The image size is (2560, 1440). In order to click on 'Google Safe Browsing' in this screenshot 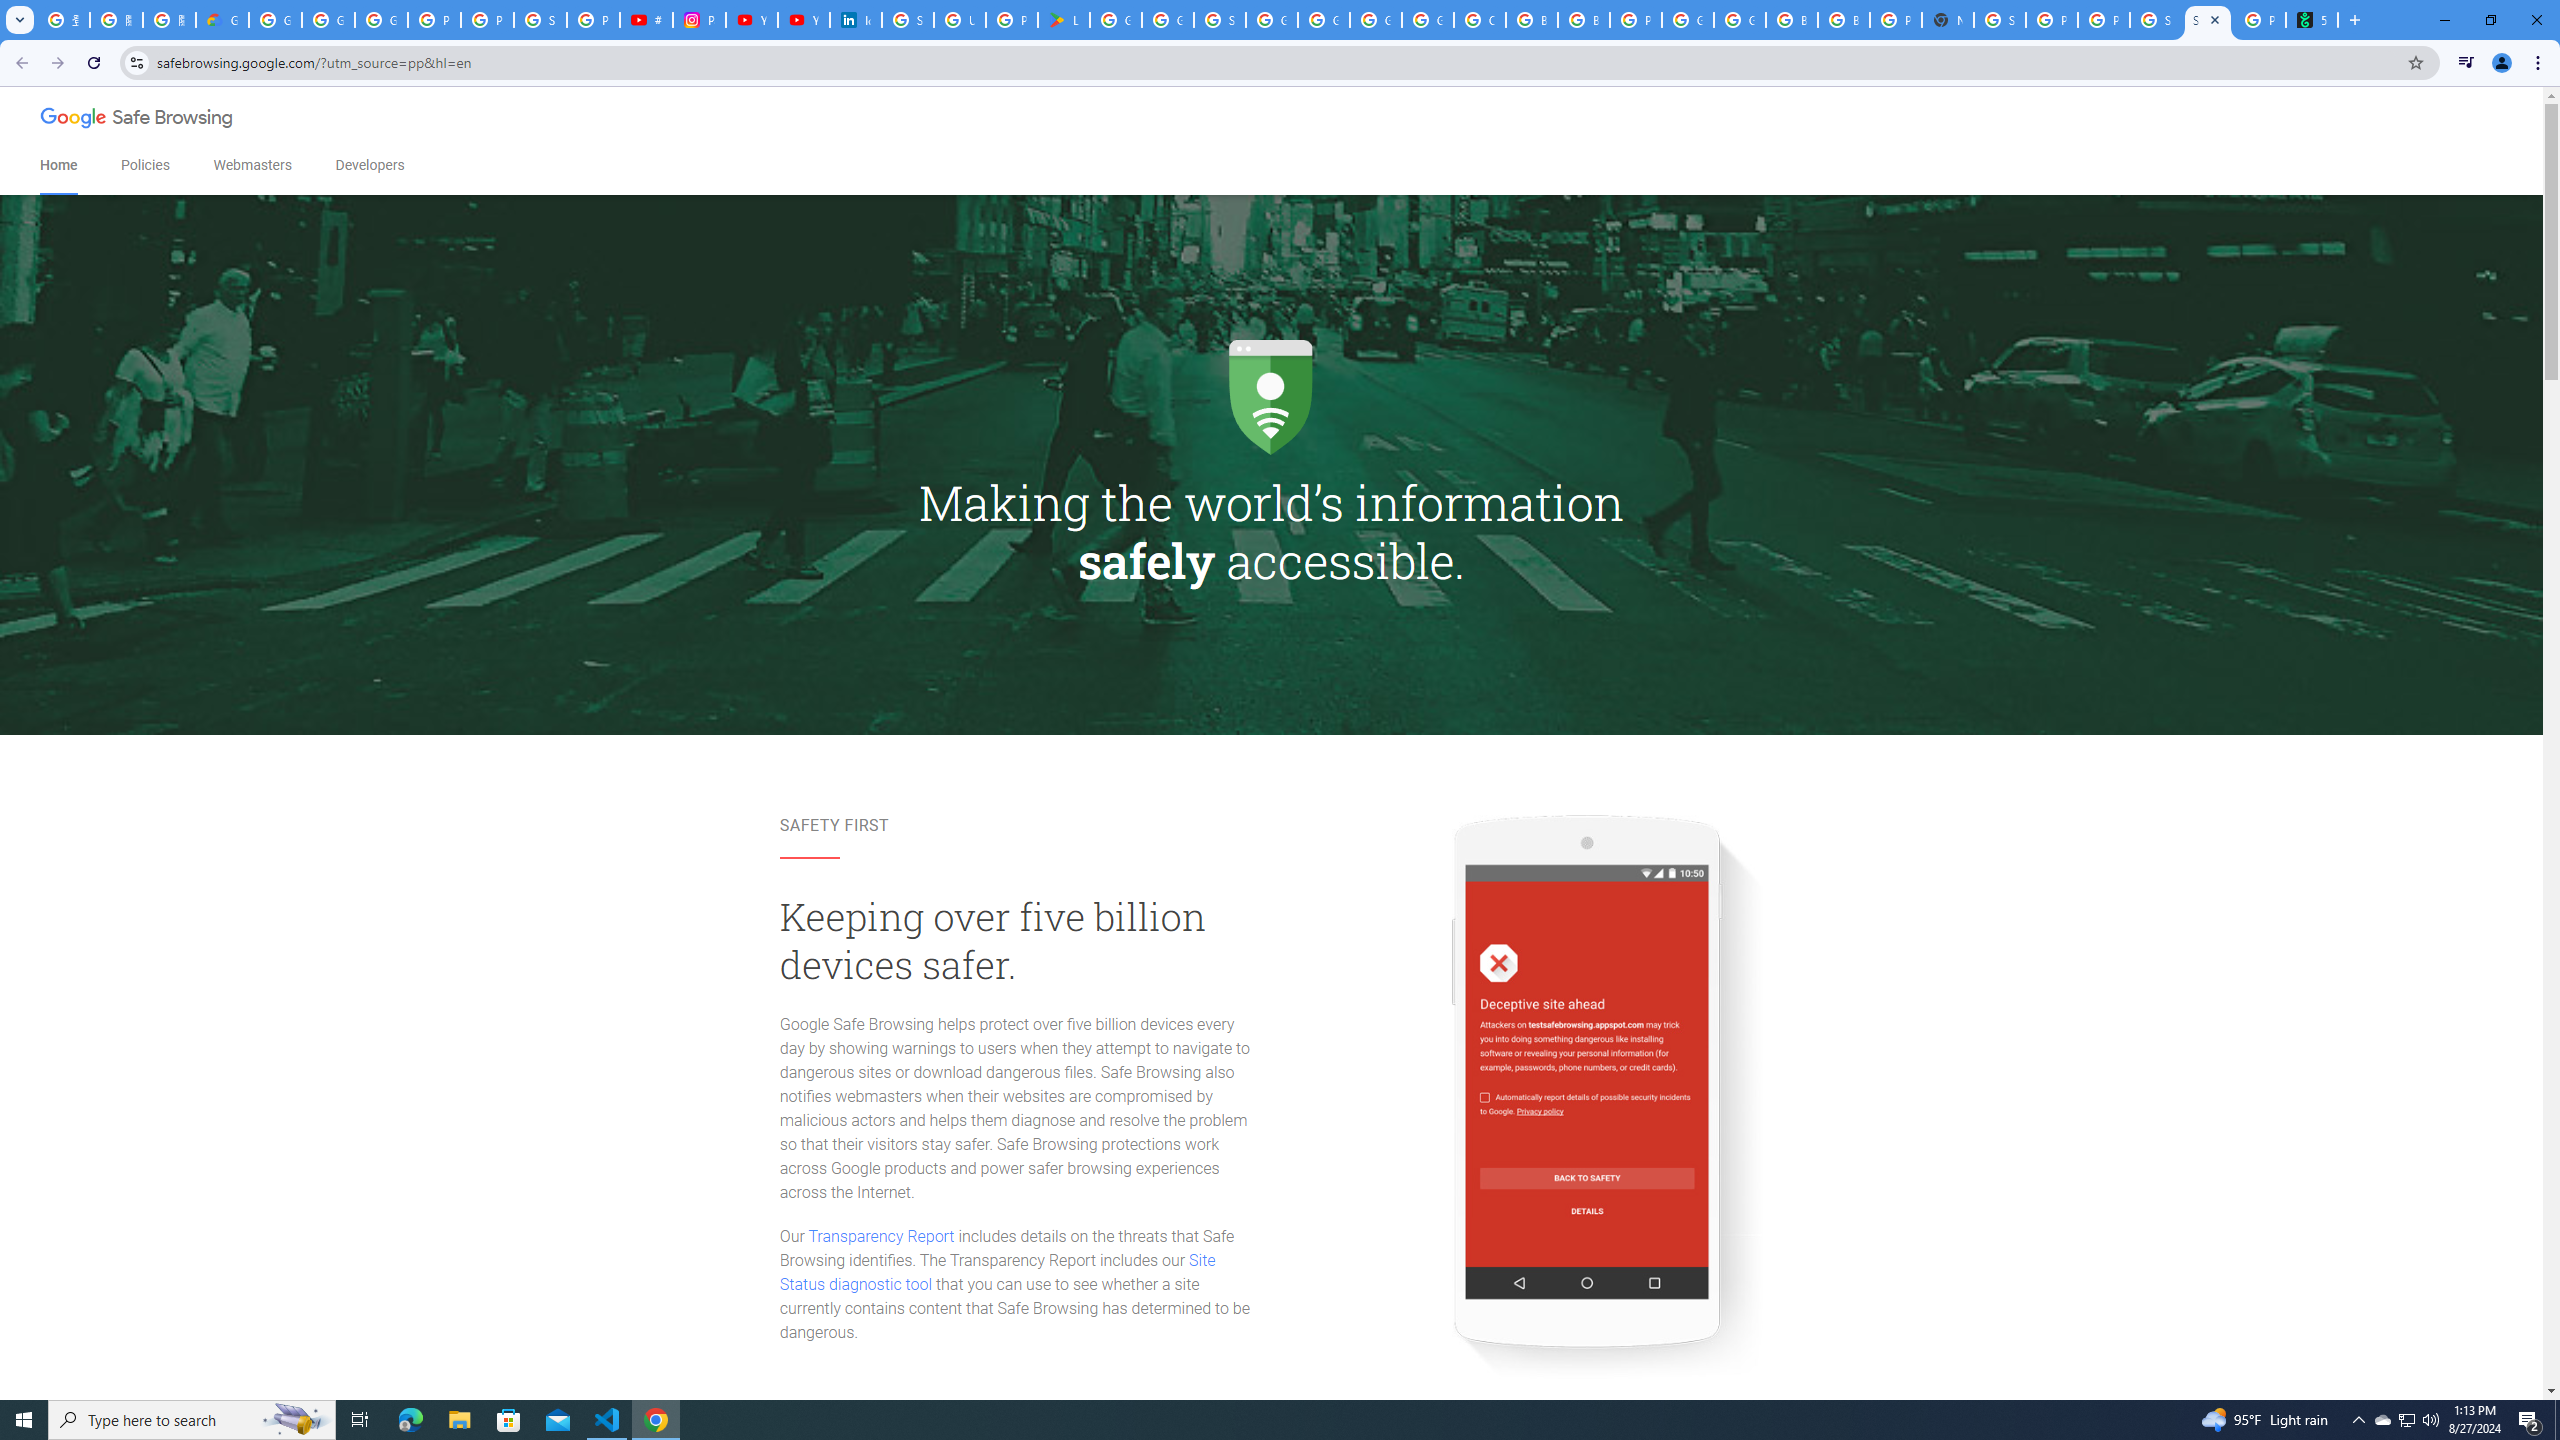, I will do `click(138, 119)`.